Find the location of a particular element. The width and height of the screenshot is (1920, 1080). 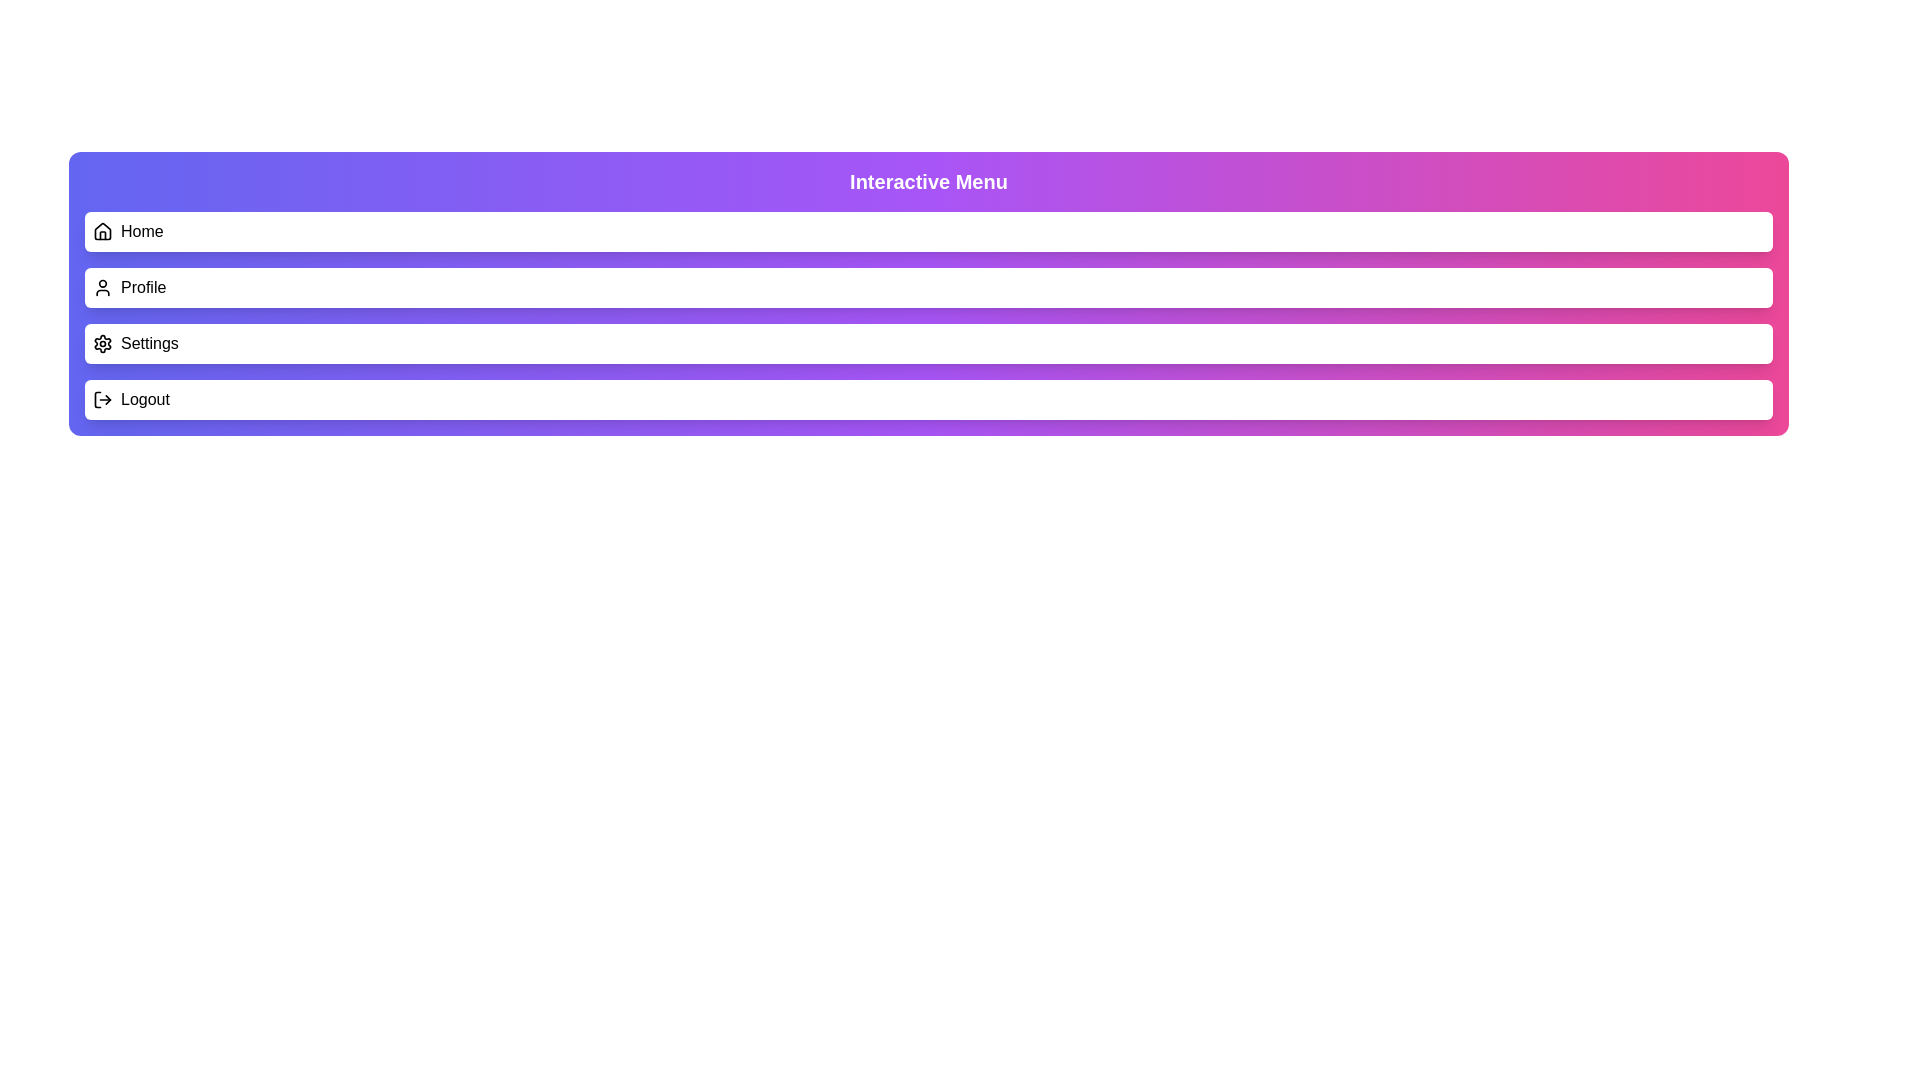

the menu item labeled Settings to observe style changes is located at coordinates (928, 342).